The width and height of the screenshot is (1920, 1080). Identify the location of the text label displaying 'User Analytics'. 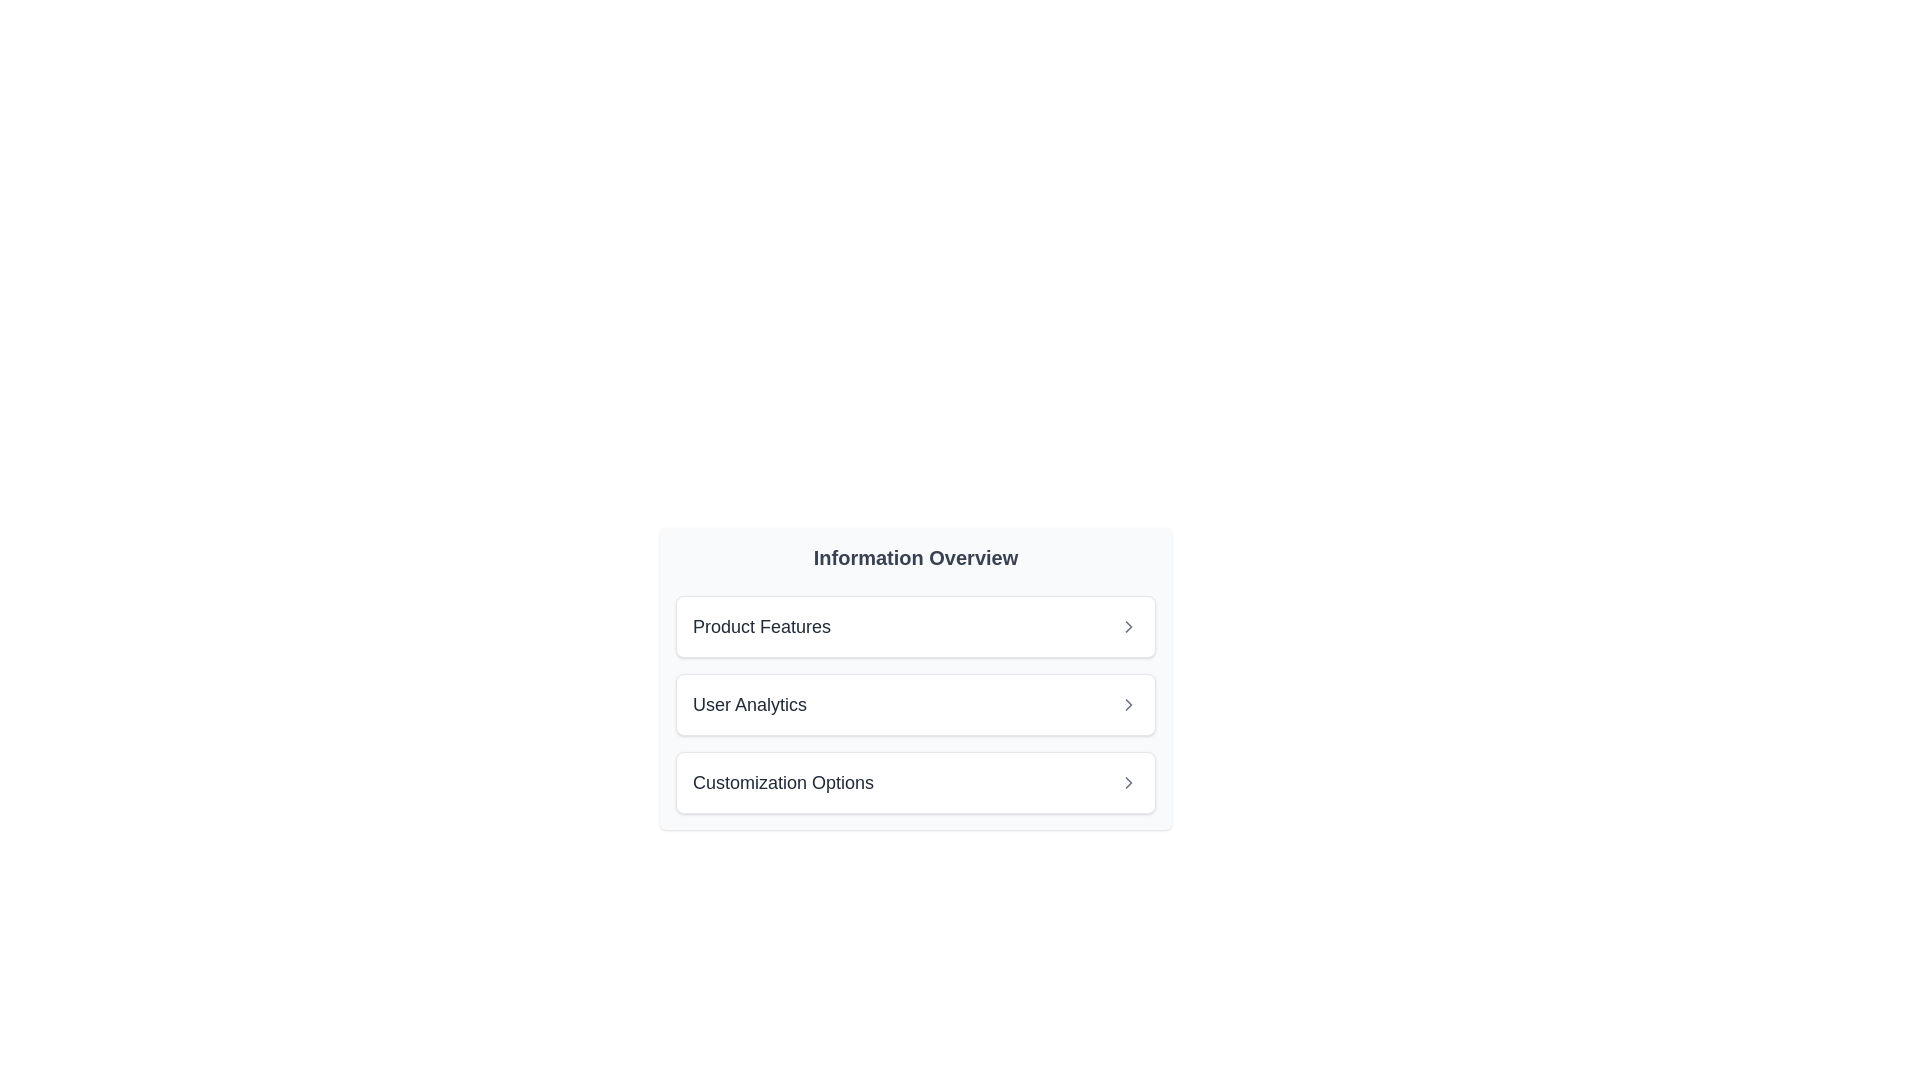
(748, 704).